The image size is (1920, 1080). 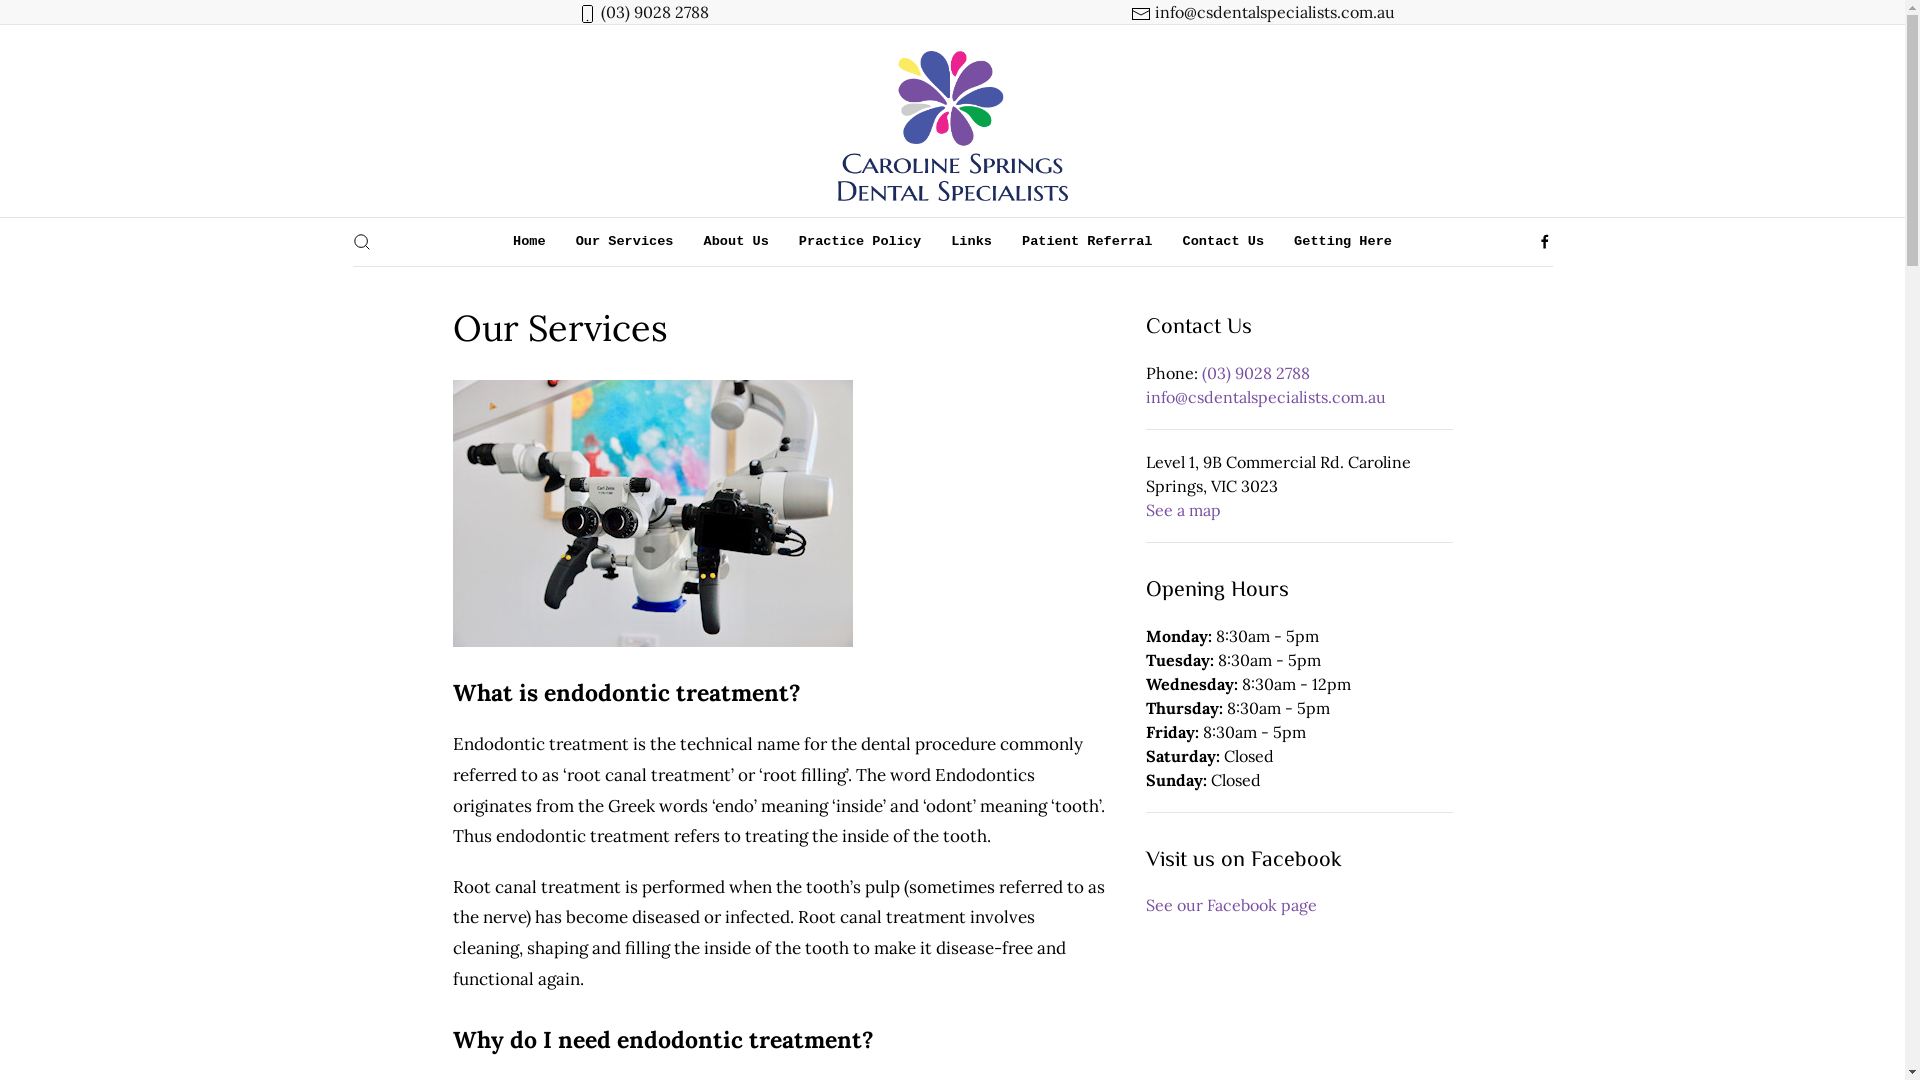 I want to click on 'Our Services', so click(x=623, y=241).